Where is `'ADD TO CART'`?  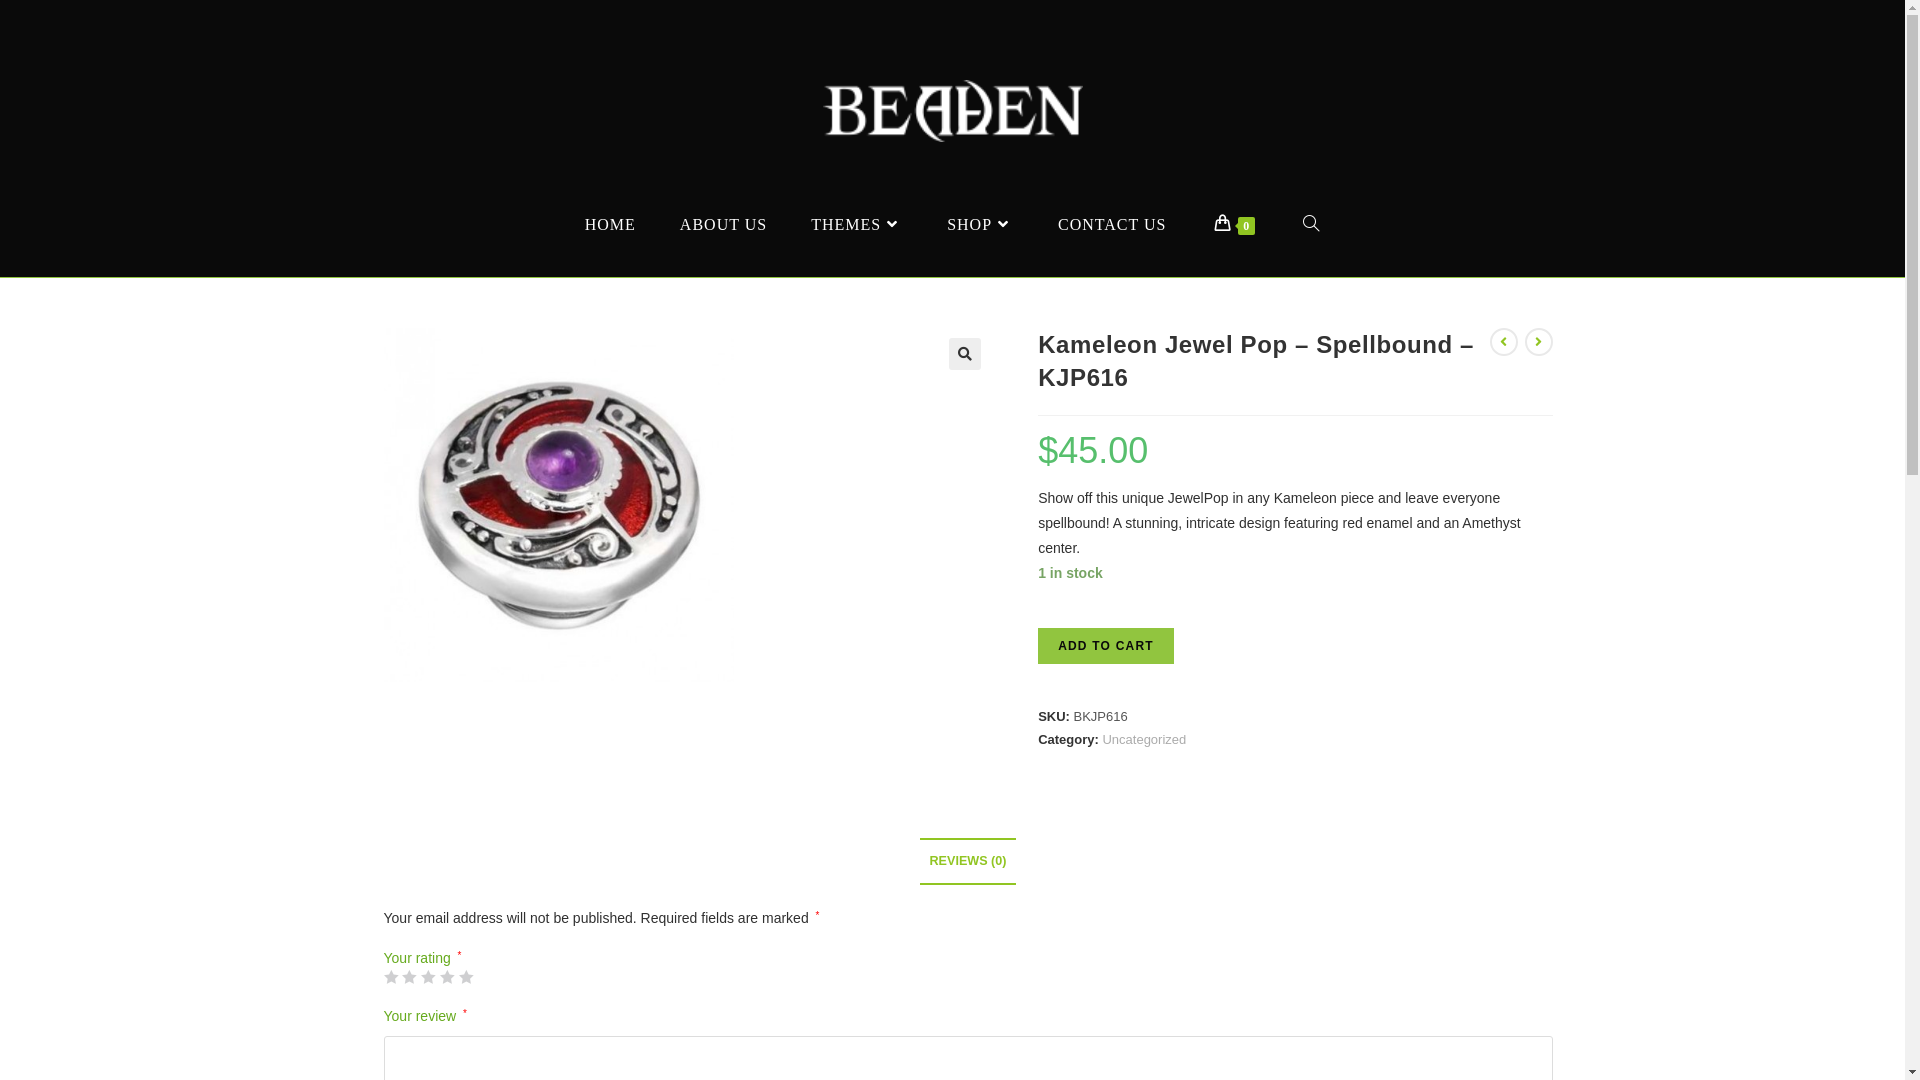
'ADD TO CART' is located at coordinates (1104, 645).